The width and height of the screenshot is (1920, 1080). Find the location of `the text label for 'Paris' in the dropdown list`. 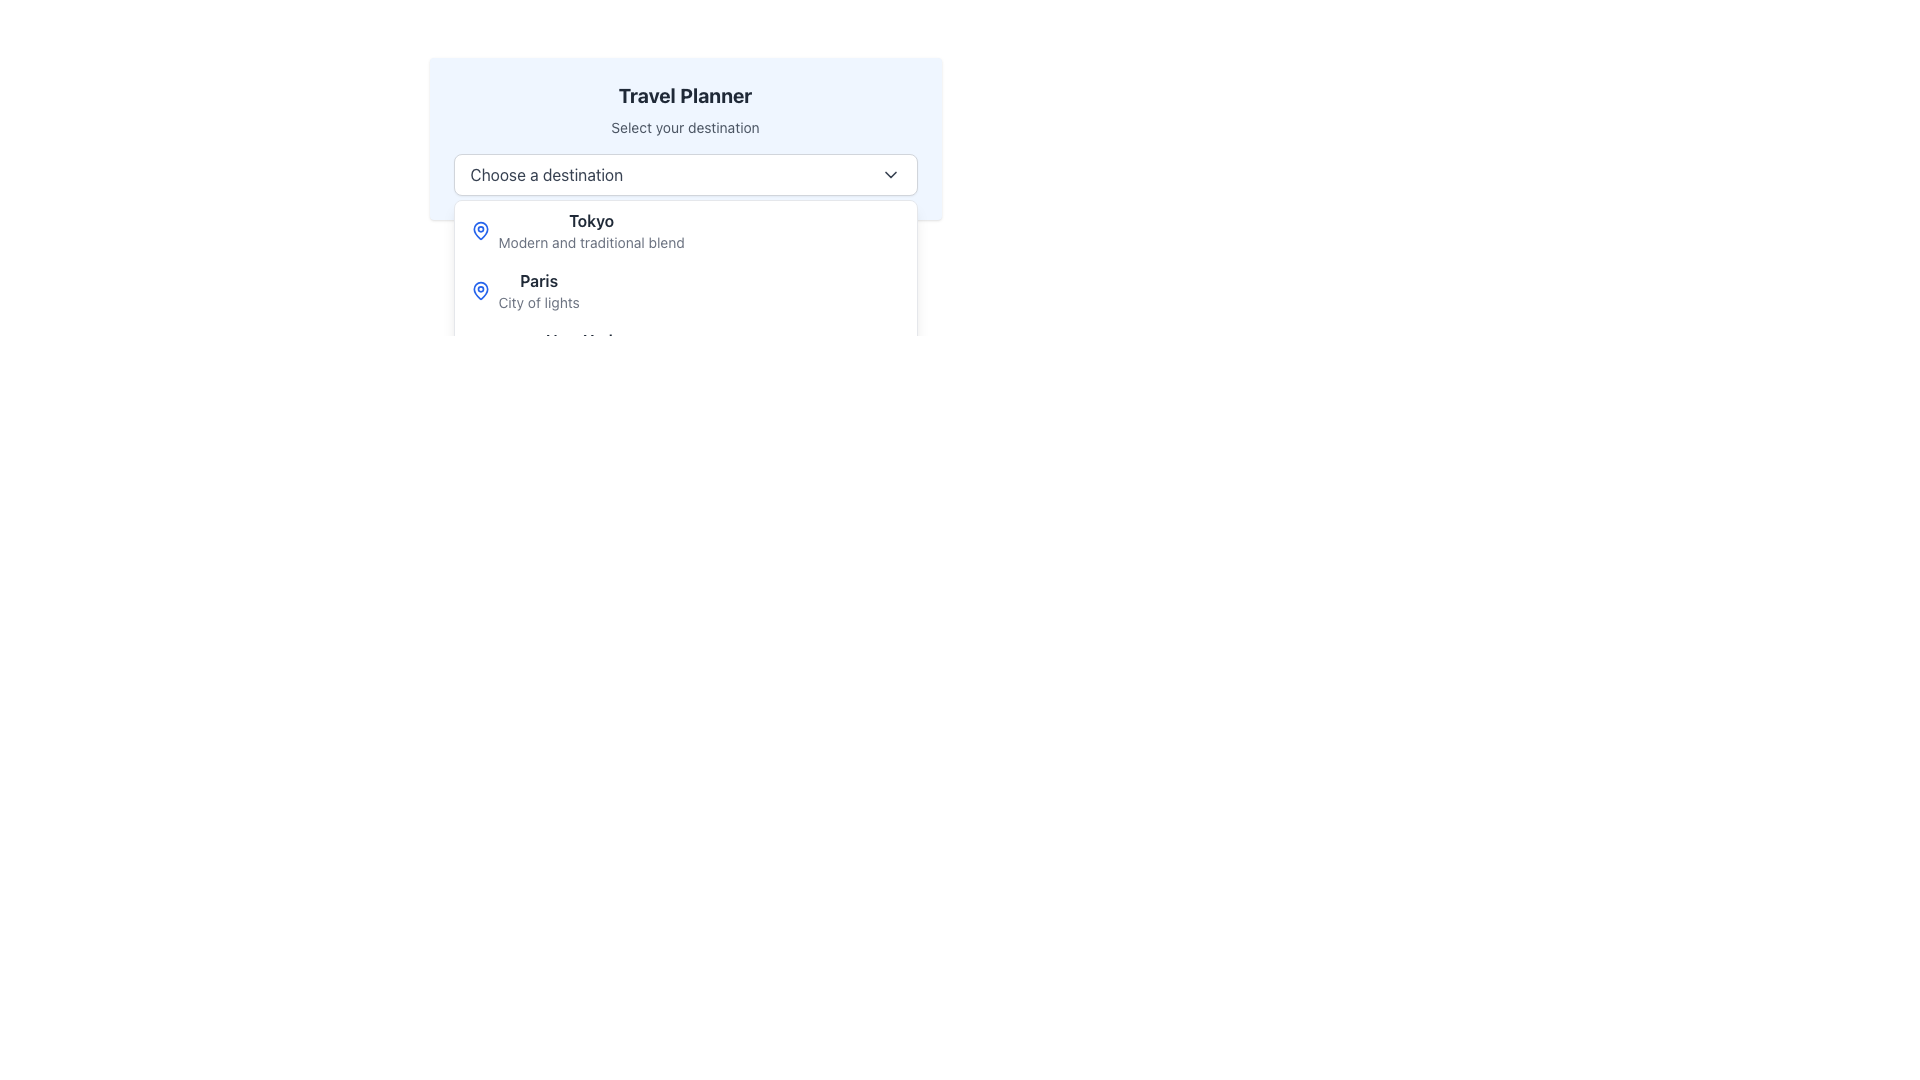

the text label for 'Paris' in the dropdown list is located at coordinates (539, 290).